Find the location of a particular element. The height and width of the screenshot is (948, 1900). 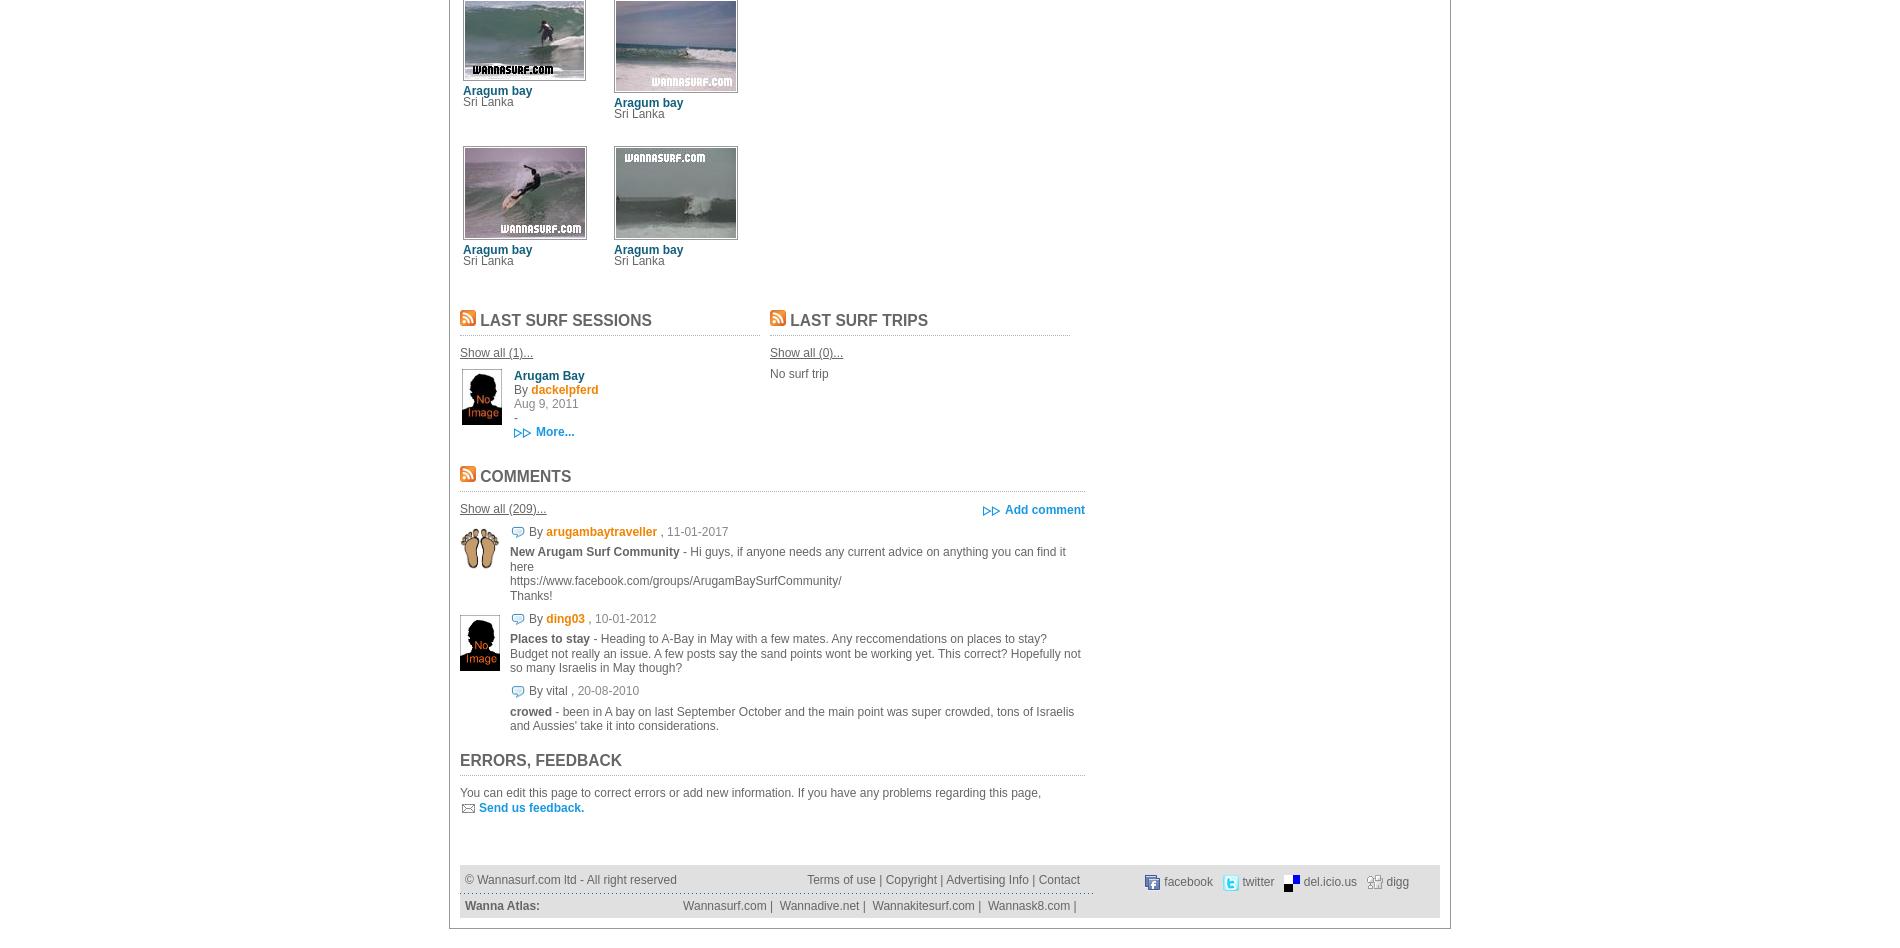

'Wannakitesurf.com' is located at coordinates (922, 905).